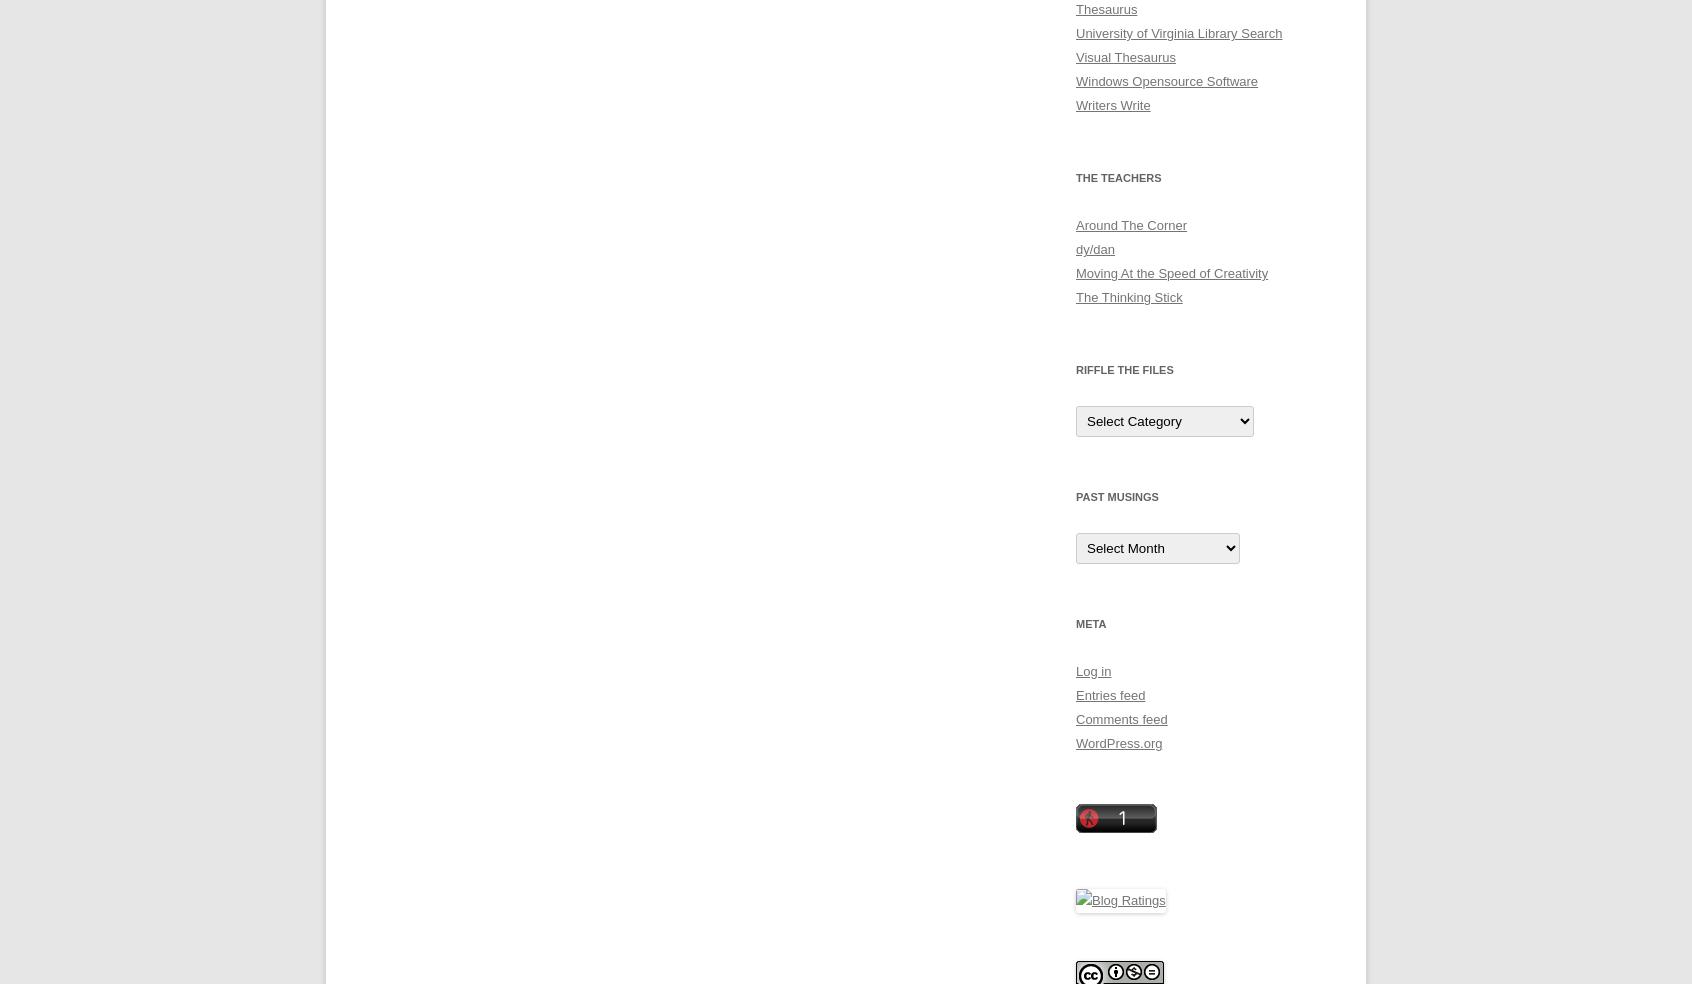 This screenshot has height=984, width=1692. What do you see at coordinates (1130, 225) in the screenshot?
I see `'Around The Corner'` at bounding box center [1130, 225].